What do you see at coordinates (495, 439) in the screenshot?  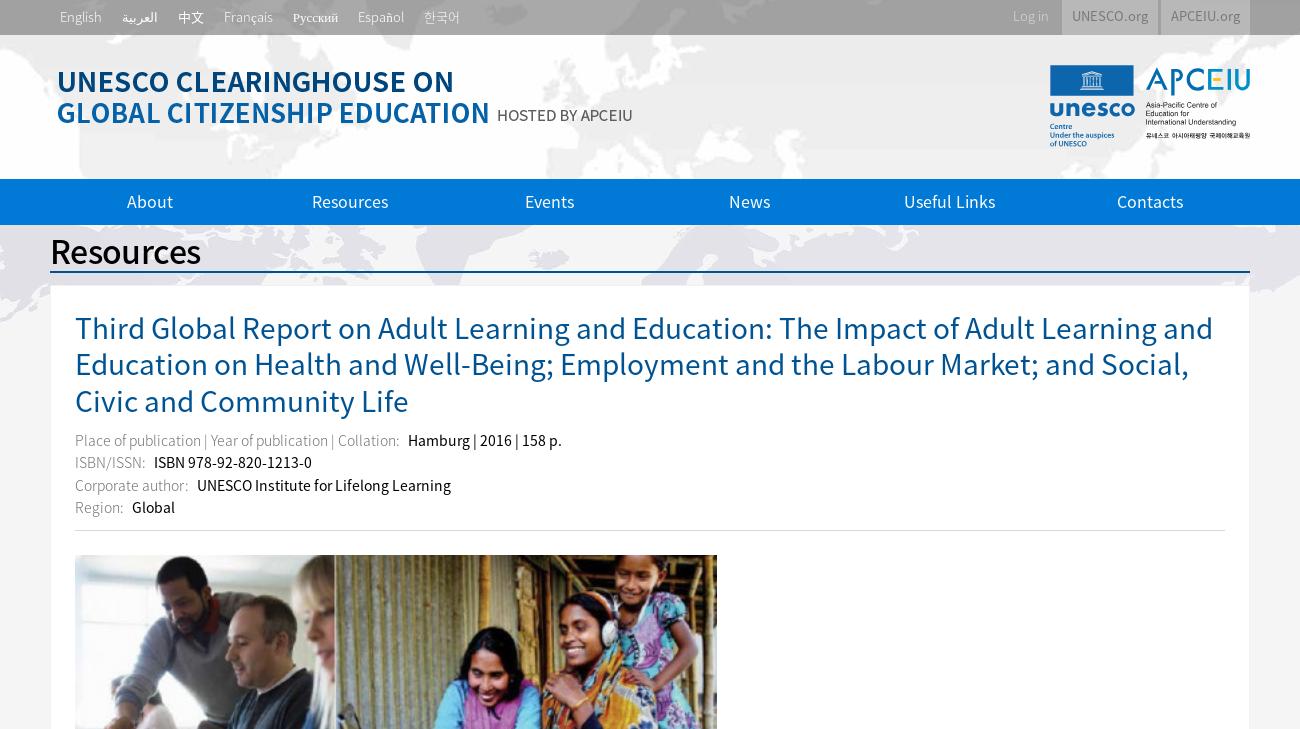 I see `'2016'` at bounding box center [495, 439].